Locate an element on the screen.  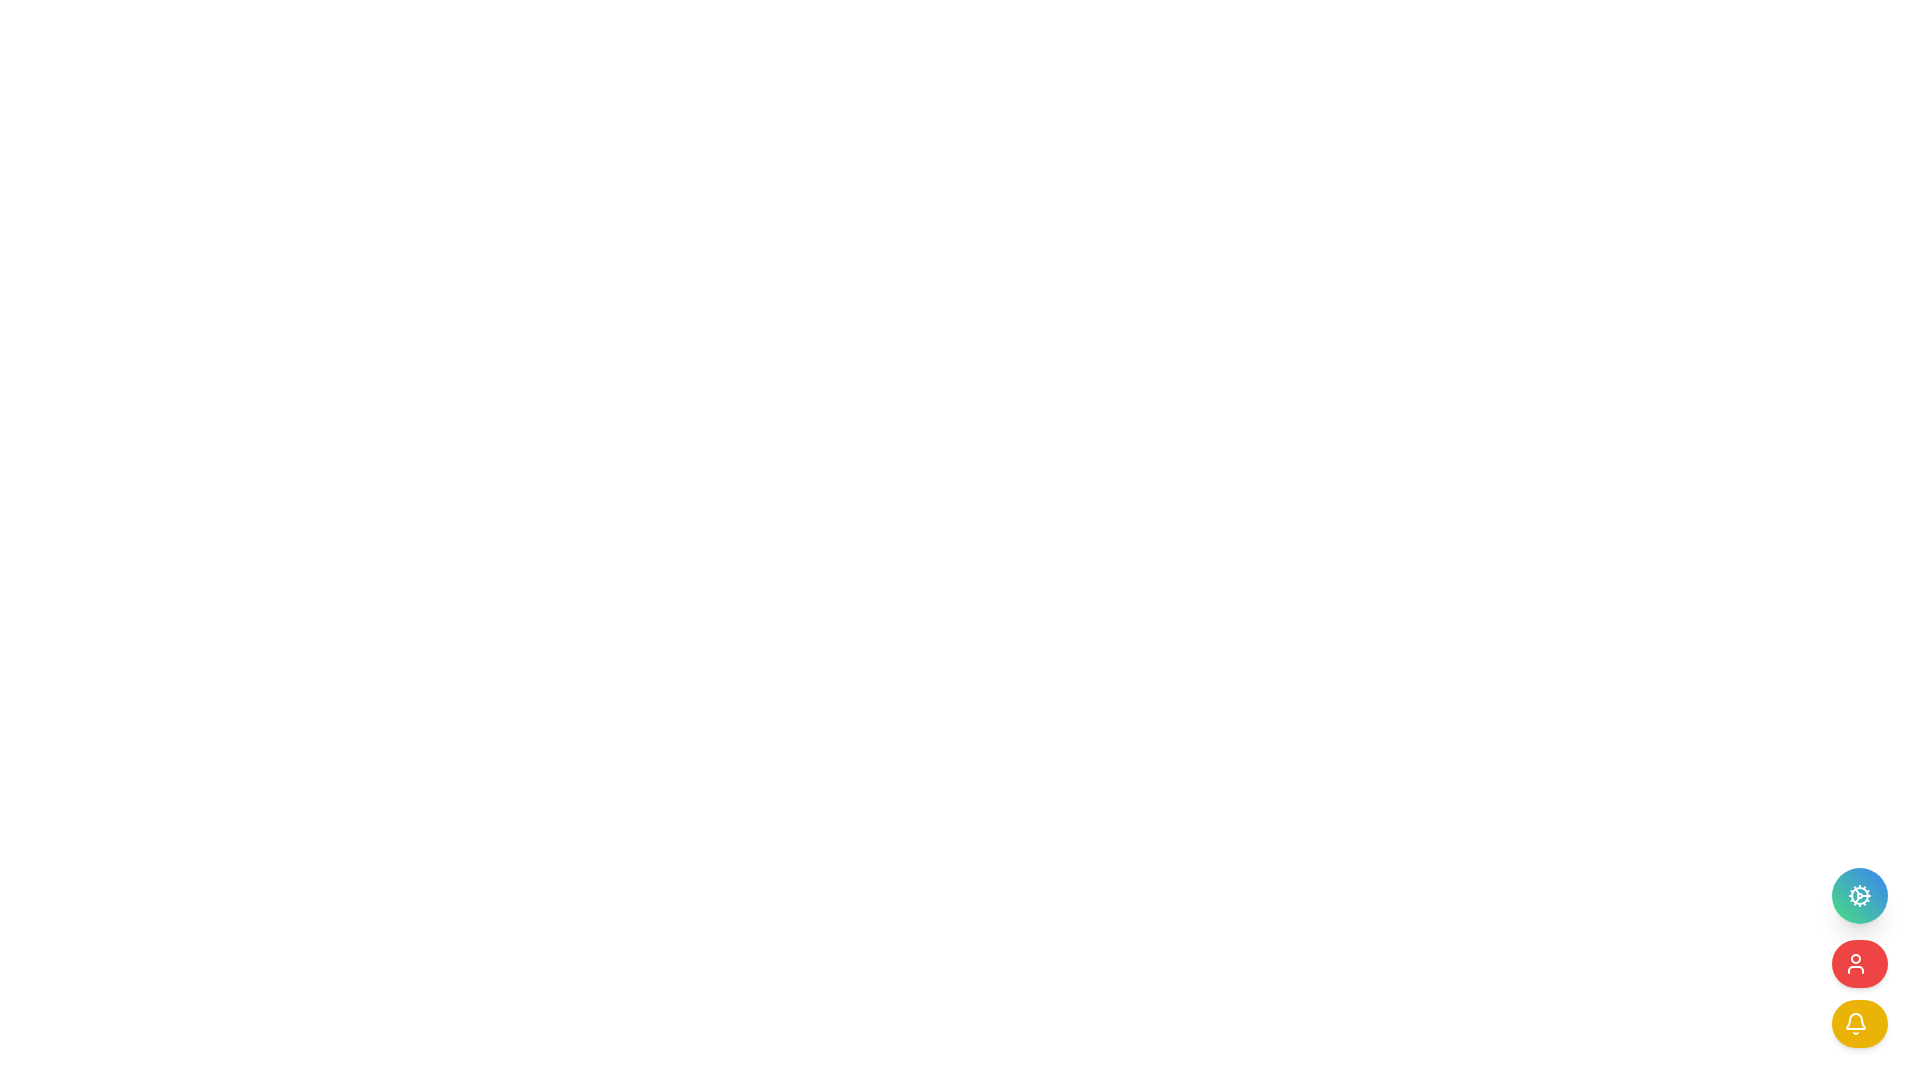
the circular button with a gradient background transitioning from green to blue, which contains a white cogwheel icon and is the topmost in a vertical arrangement of buttons in the bottom-right corner of the interface is located at coordinates (1859, 894).